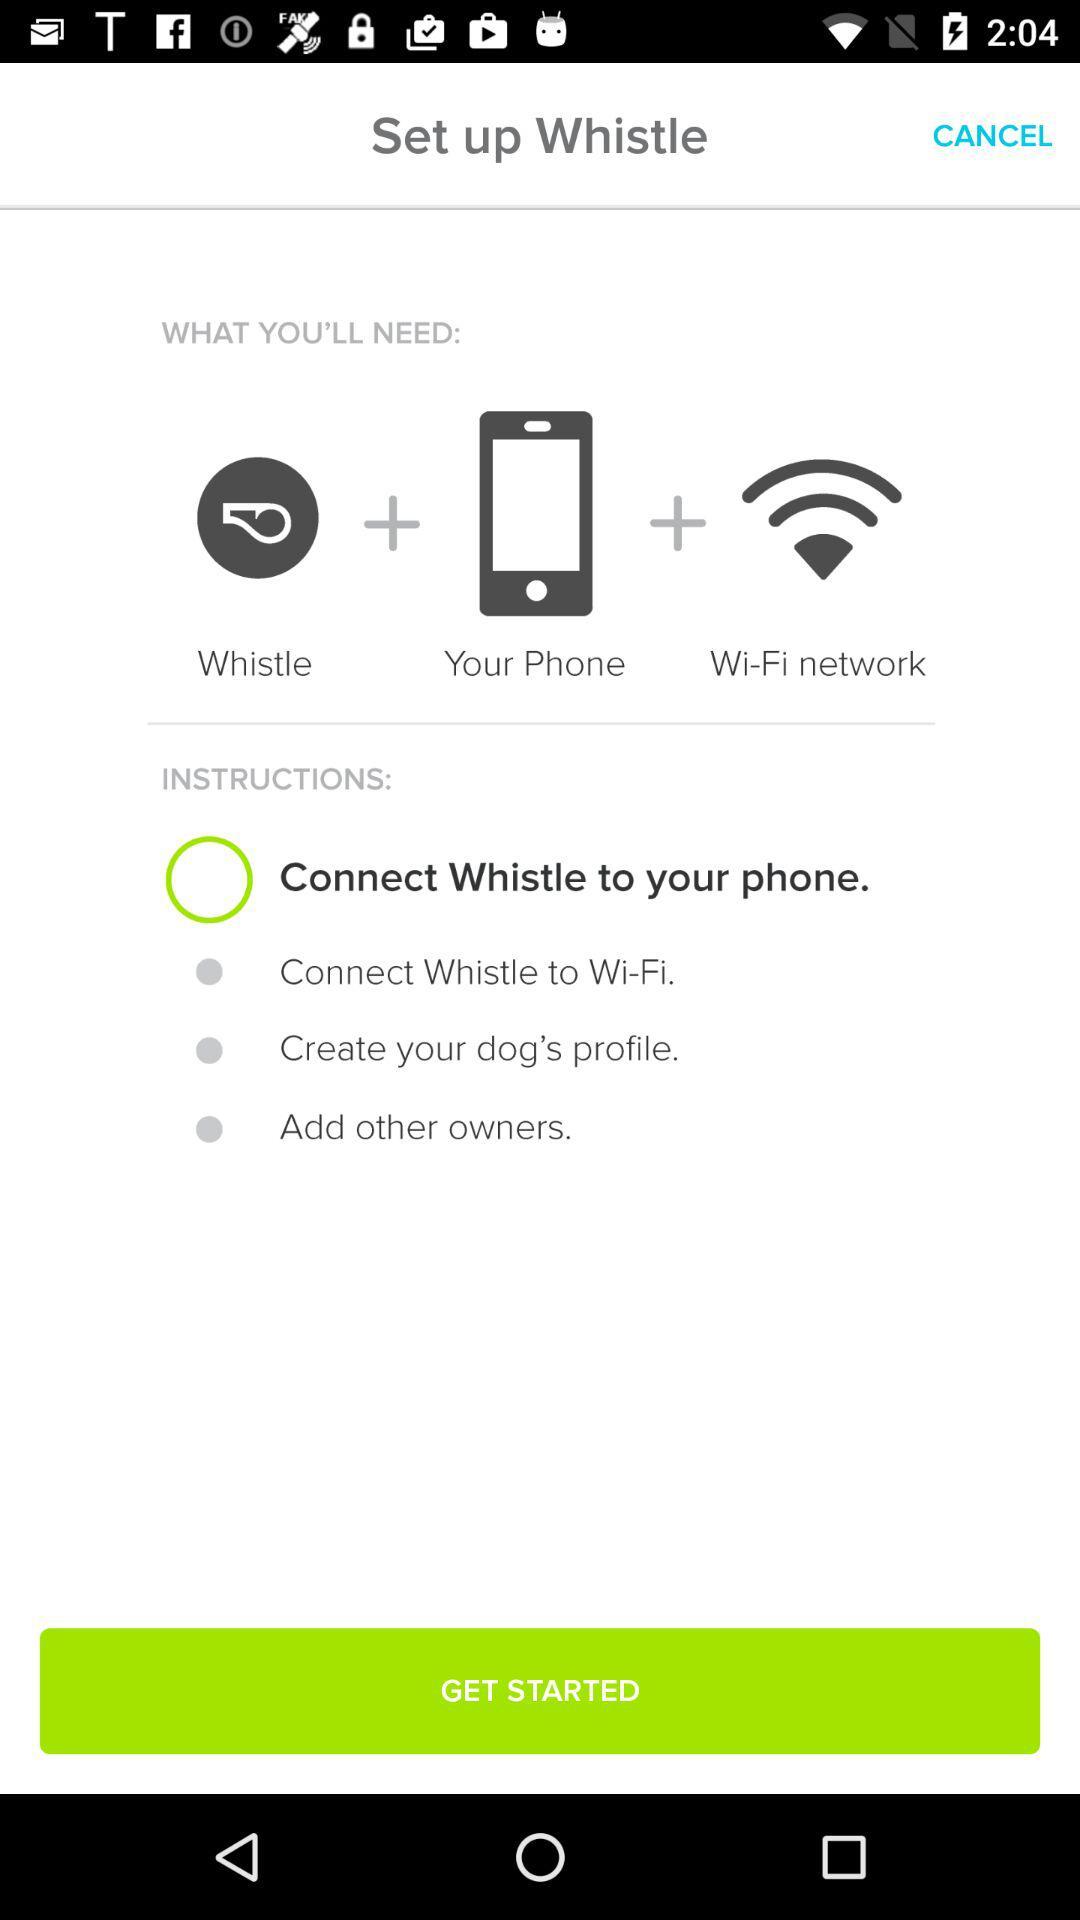  What do you see at coordinates (992, 135) in the screenshot?
I see `cancel item` at bounding box center [992, 135].